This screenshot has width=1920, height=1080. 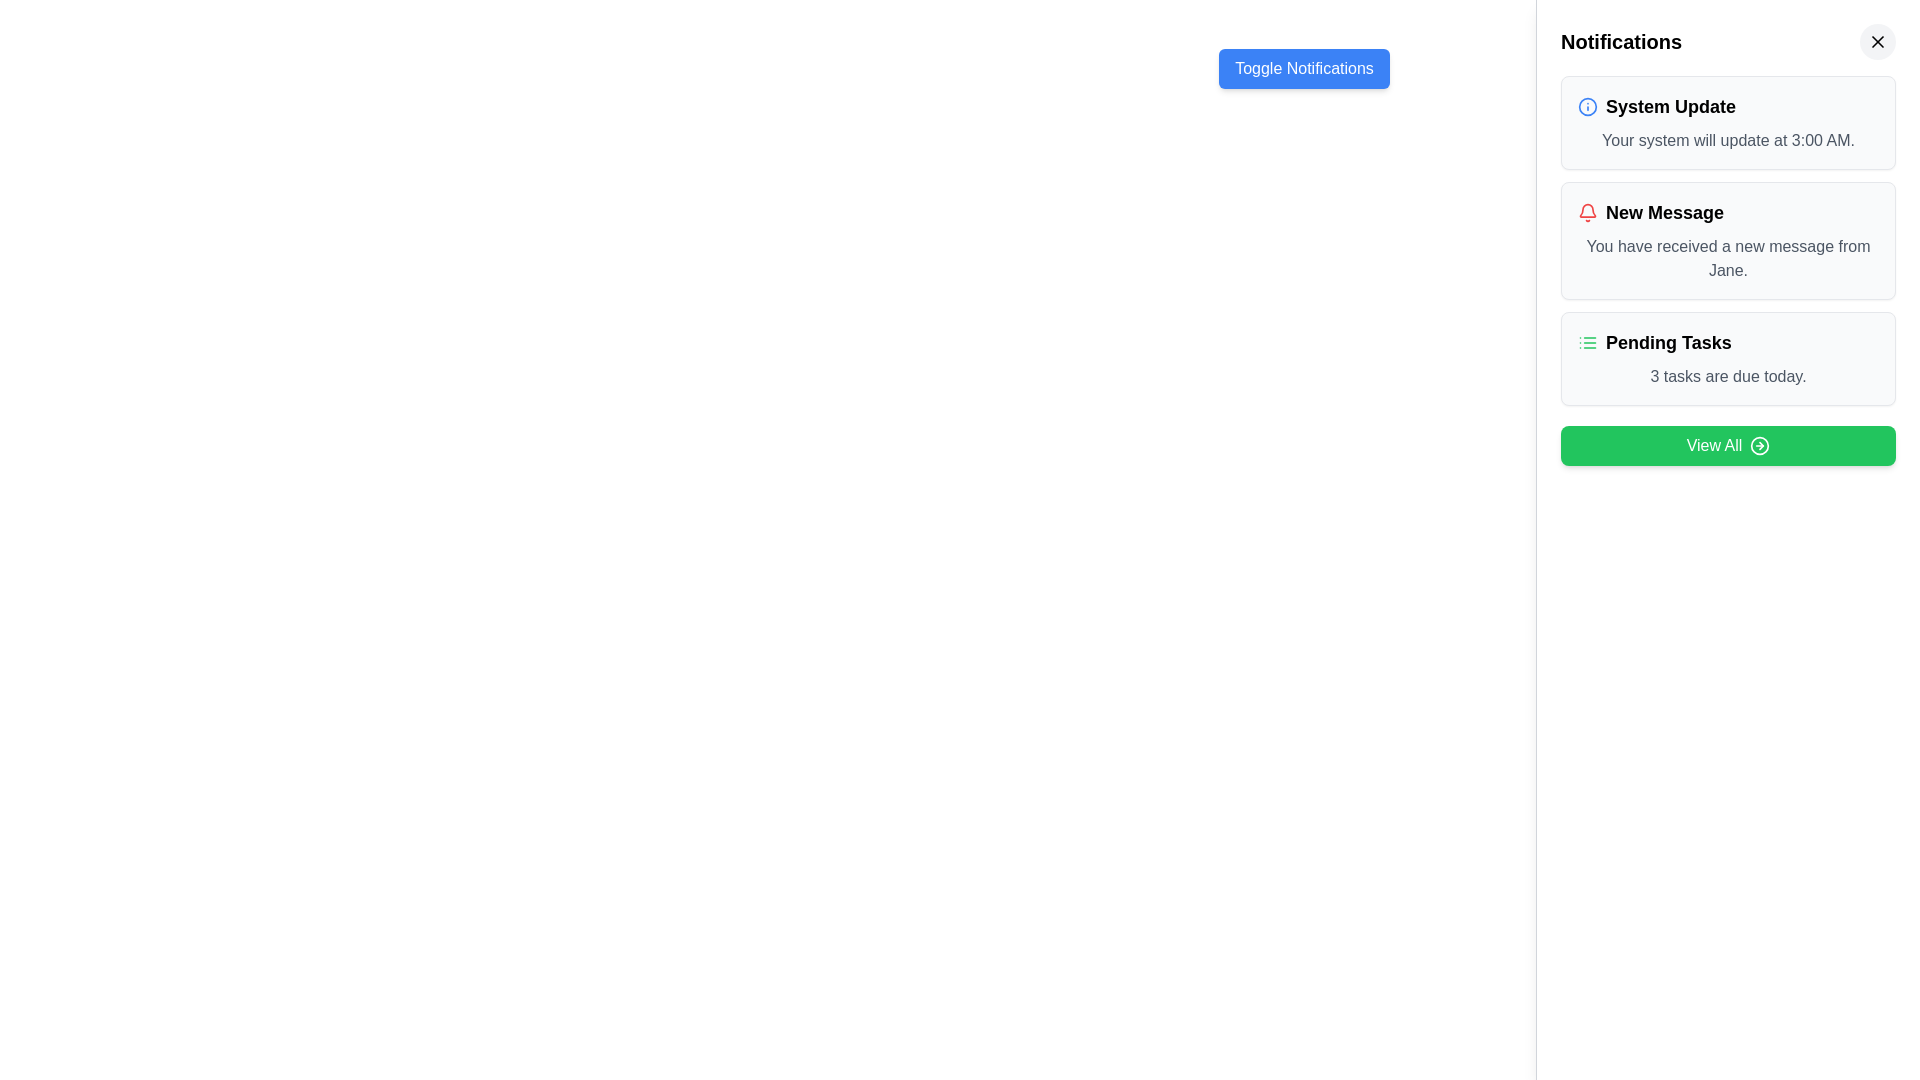 What do you see at coordinates (1727, 377) in the screenshot?
I see `message displayed in the Text Label that informs the user of the number of tasks due on the current day, which is positioned below the title 'Pending Tasks' within the notification card` at bounding box center [1727, 377].